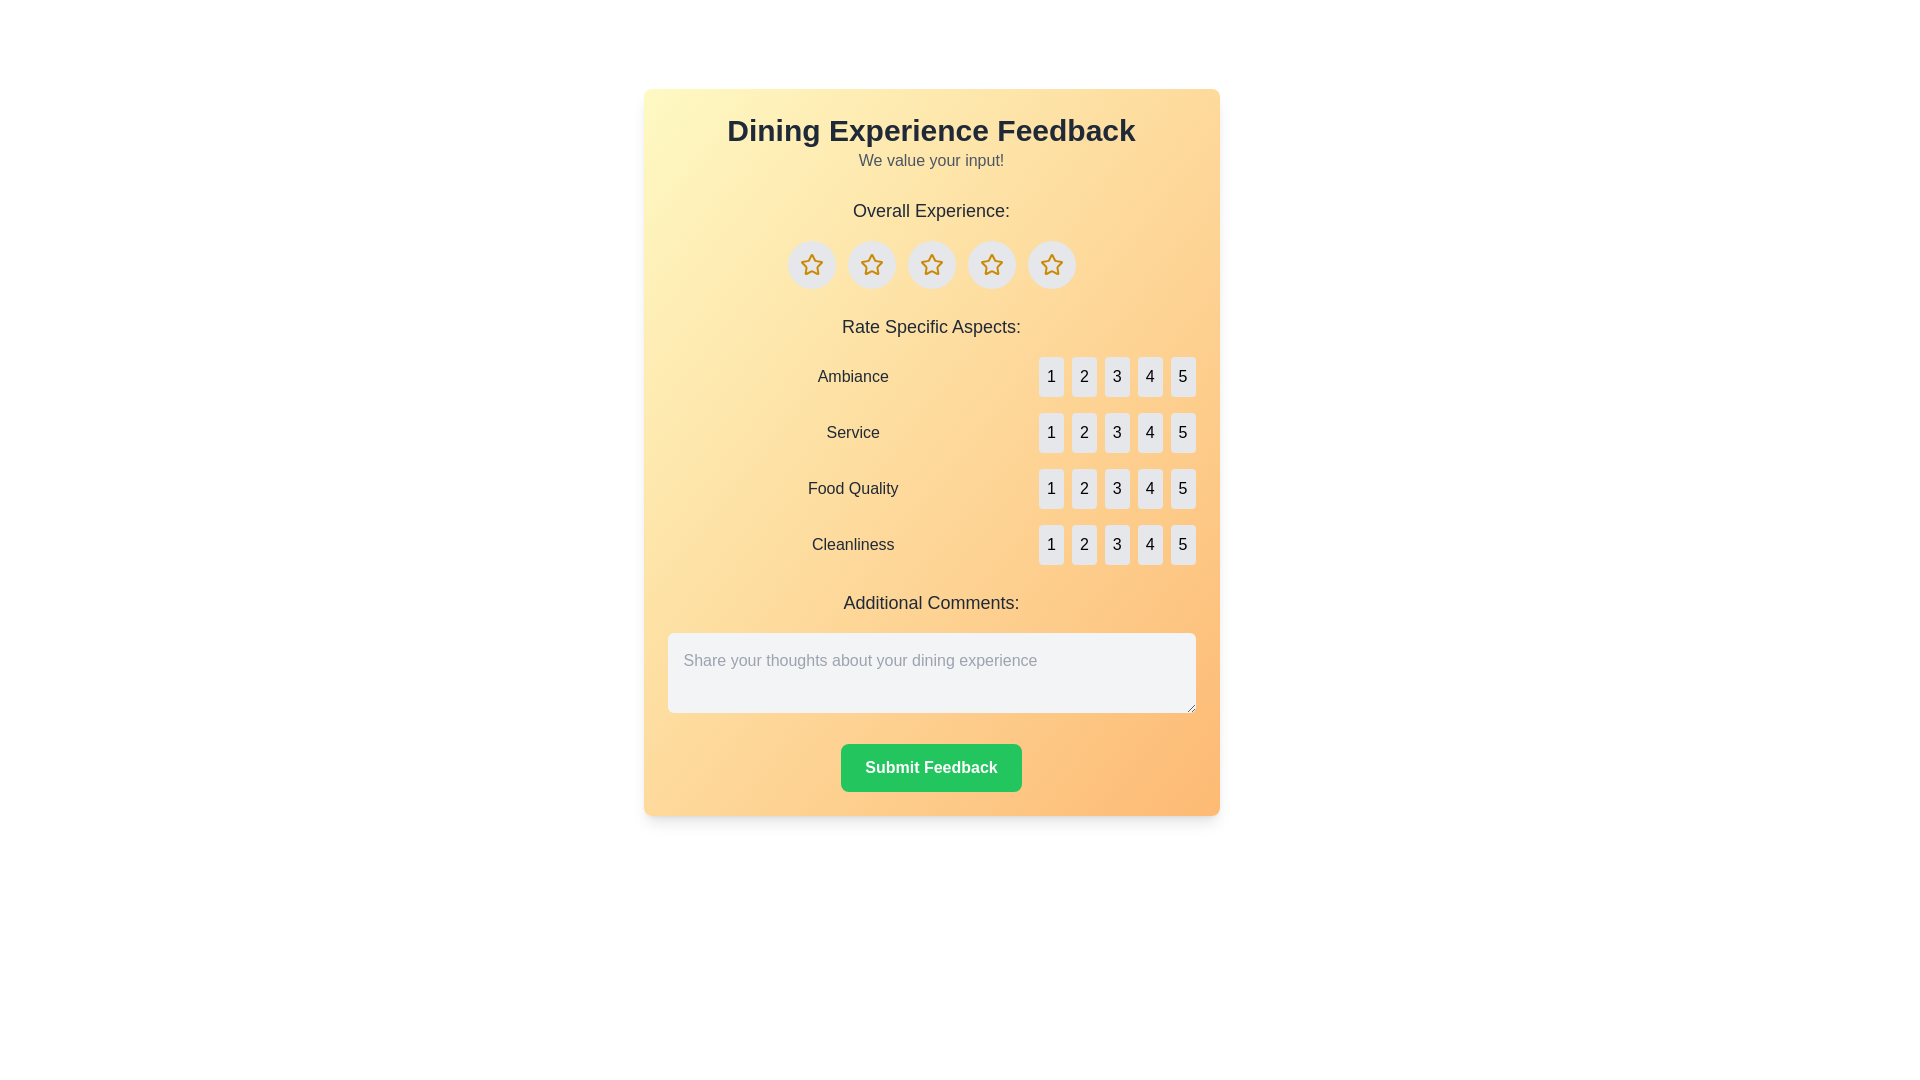  I want to click on the third rating button for the 'Cleanliness' category, so click(1116, 544).